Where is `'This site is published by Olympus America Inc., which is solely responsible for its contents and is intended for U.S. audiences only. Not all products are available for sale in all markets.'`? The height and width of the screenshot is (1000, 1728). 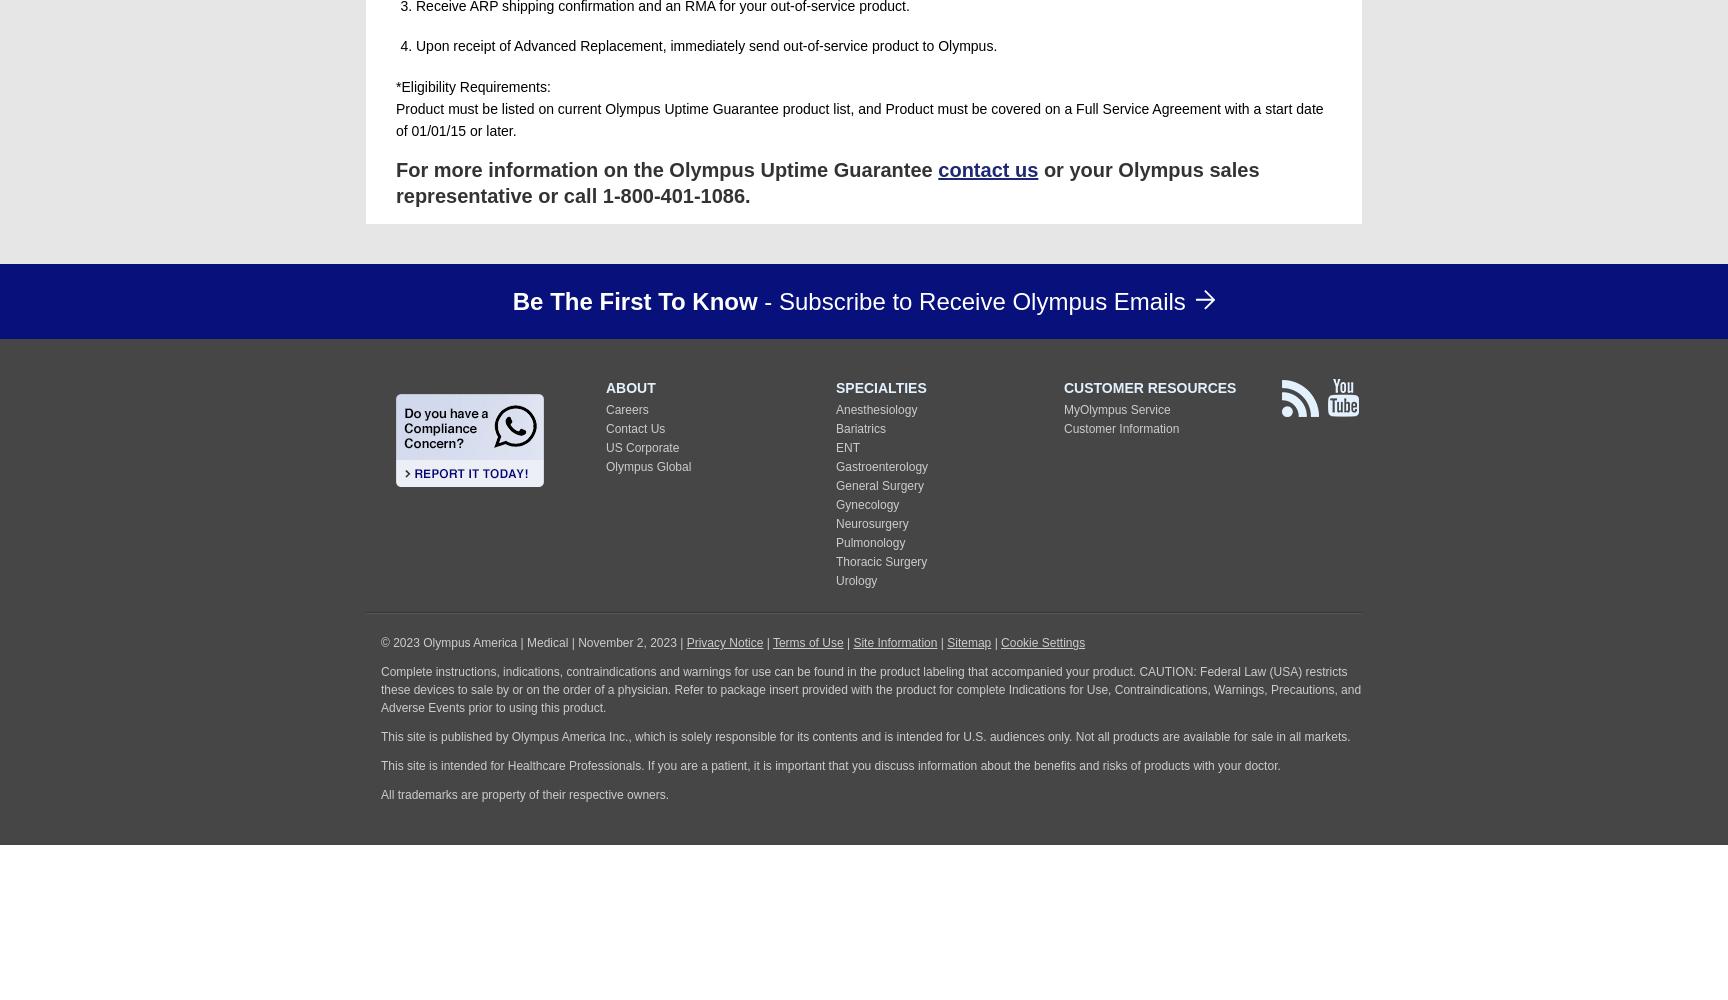
'This site is published by Olympus America Inc., which is solely responsible for its contents and is intended for U.S. audiences only. Not all products are available for sale in all markets.' is located at coordinates (865, 736).